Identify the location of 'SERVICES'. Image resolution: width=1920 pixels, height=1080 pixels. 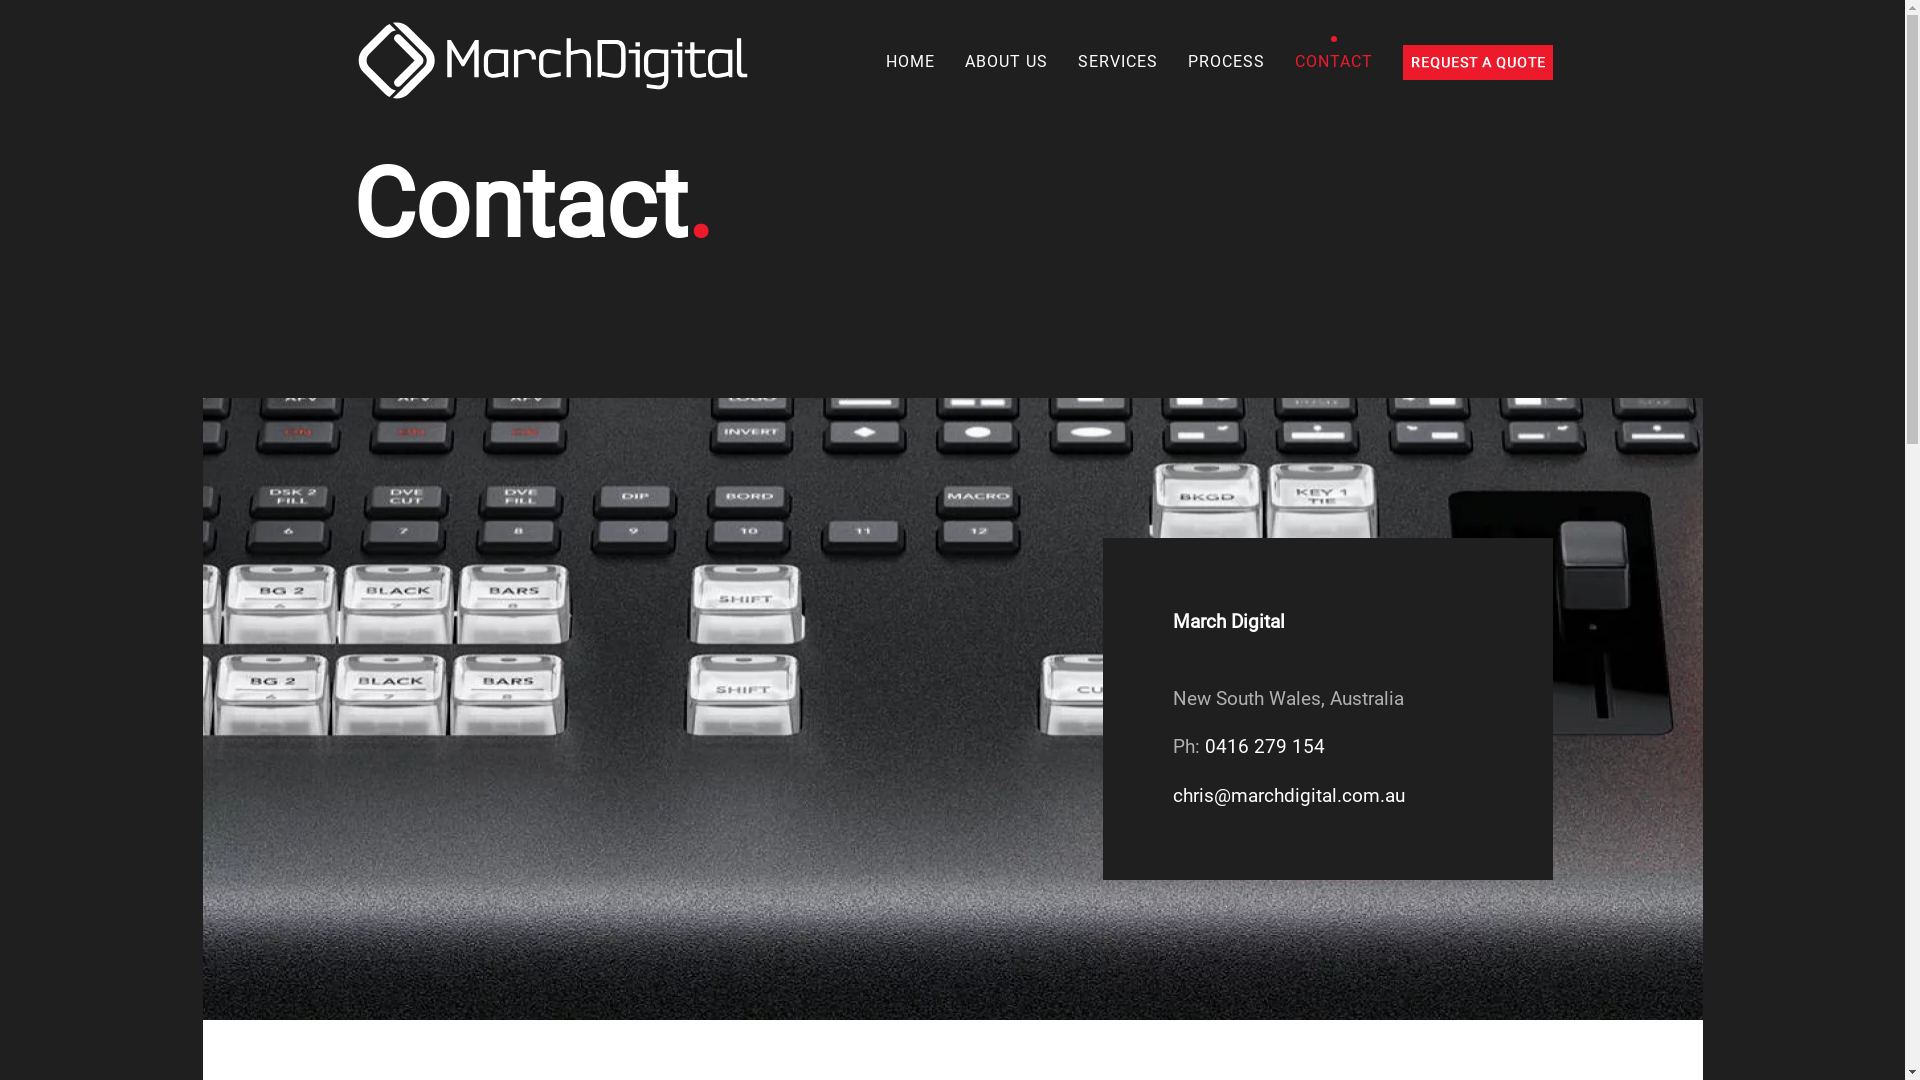
(1116, 60).